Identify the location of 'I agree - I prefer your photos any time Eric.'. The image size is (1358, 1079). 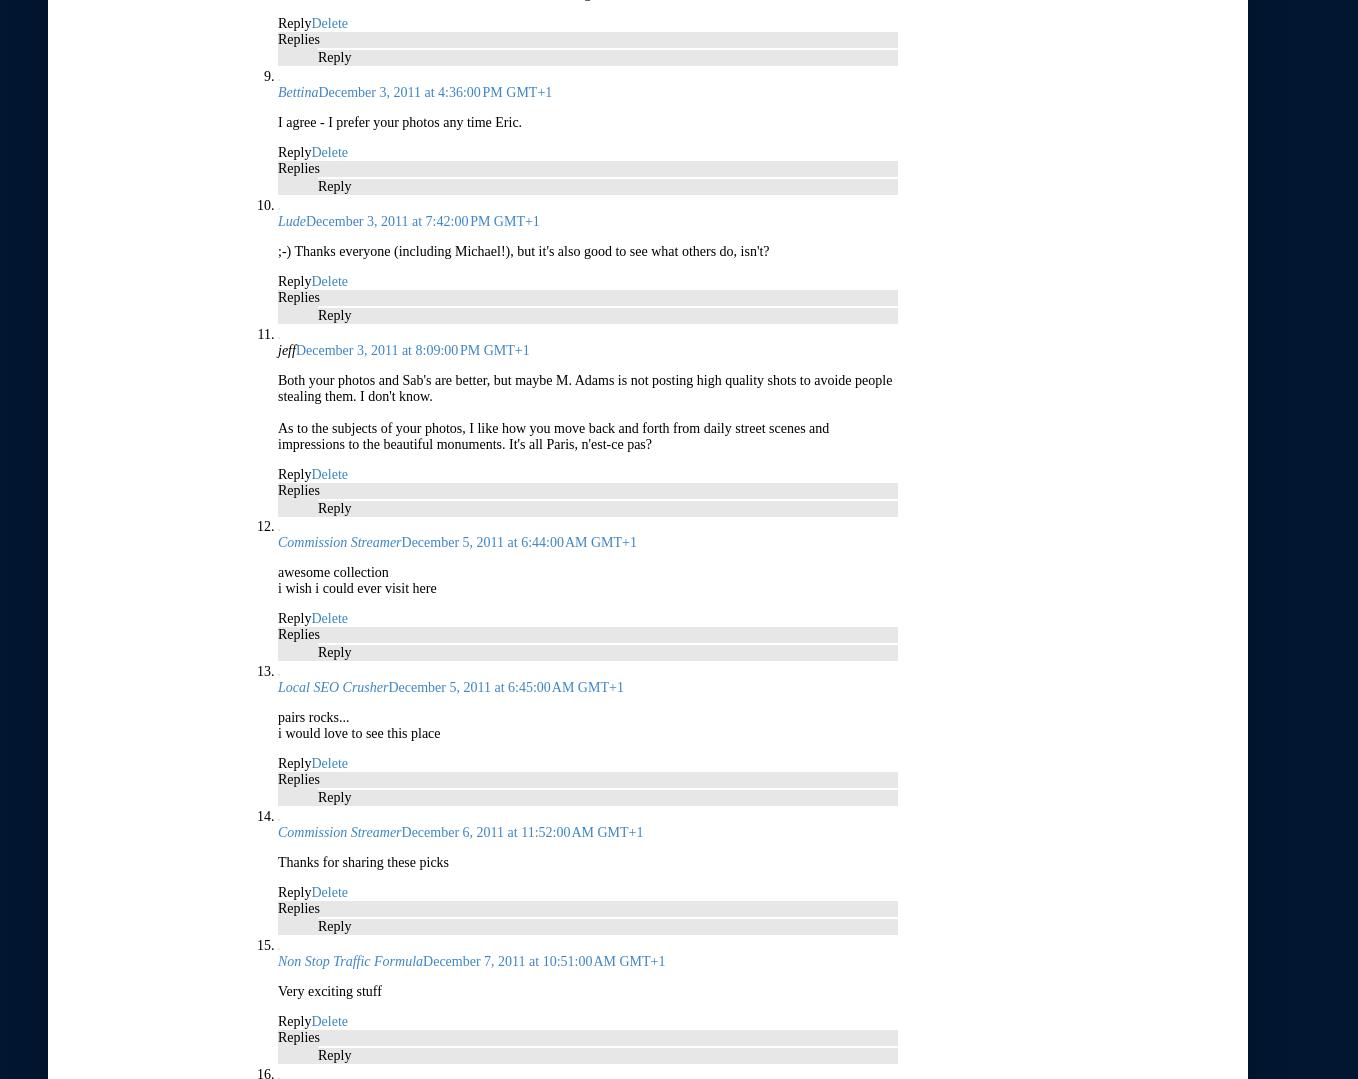
(399, 121).